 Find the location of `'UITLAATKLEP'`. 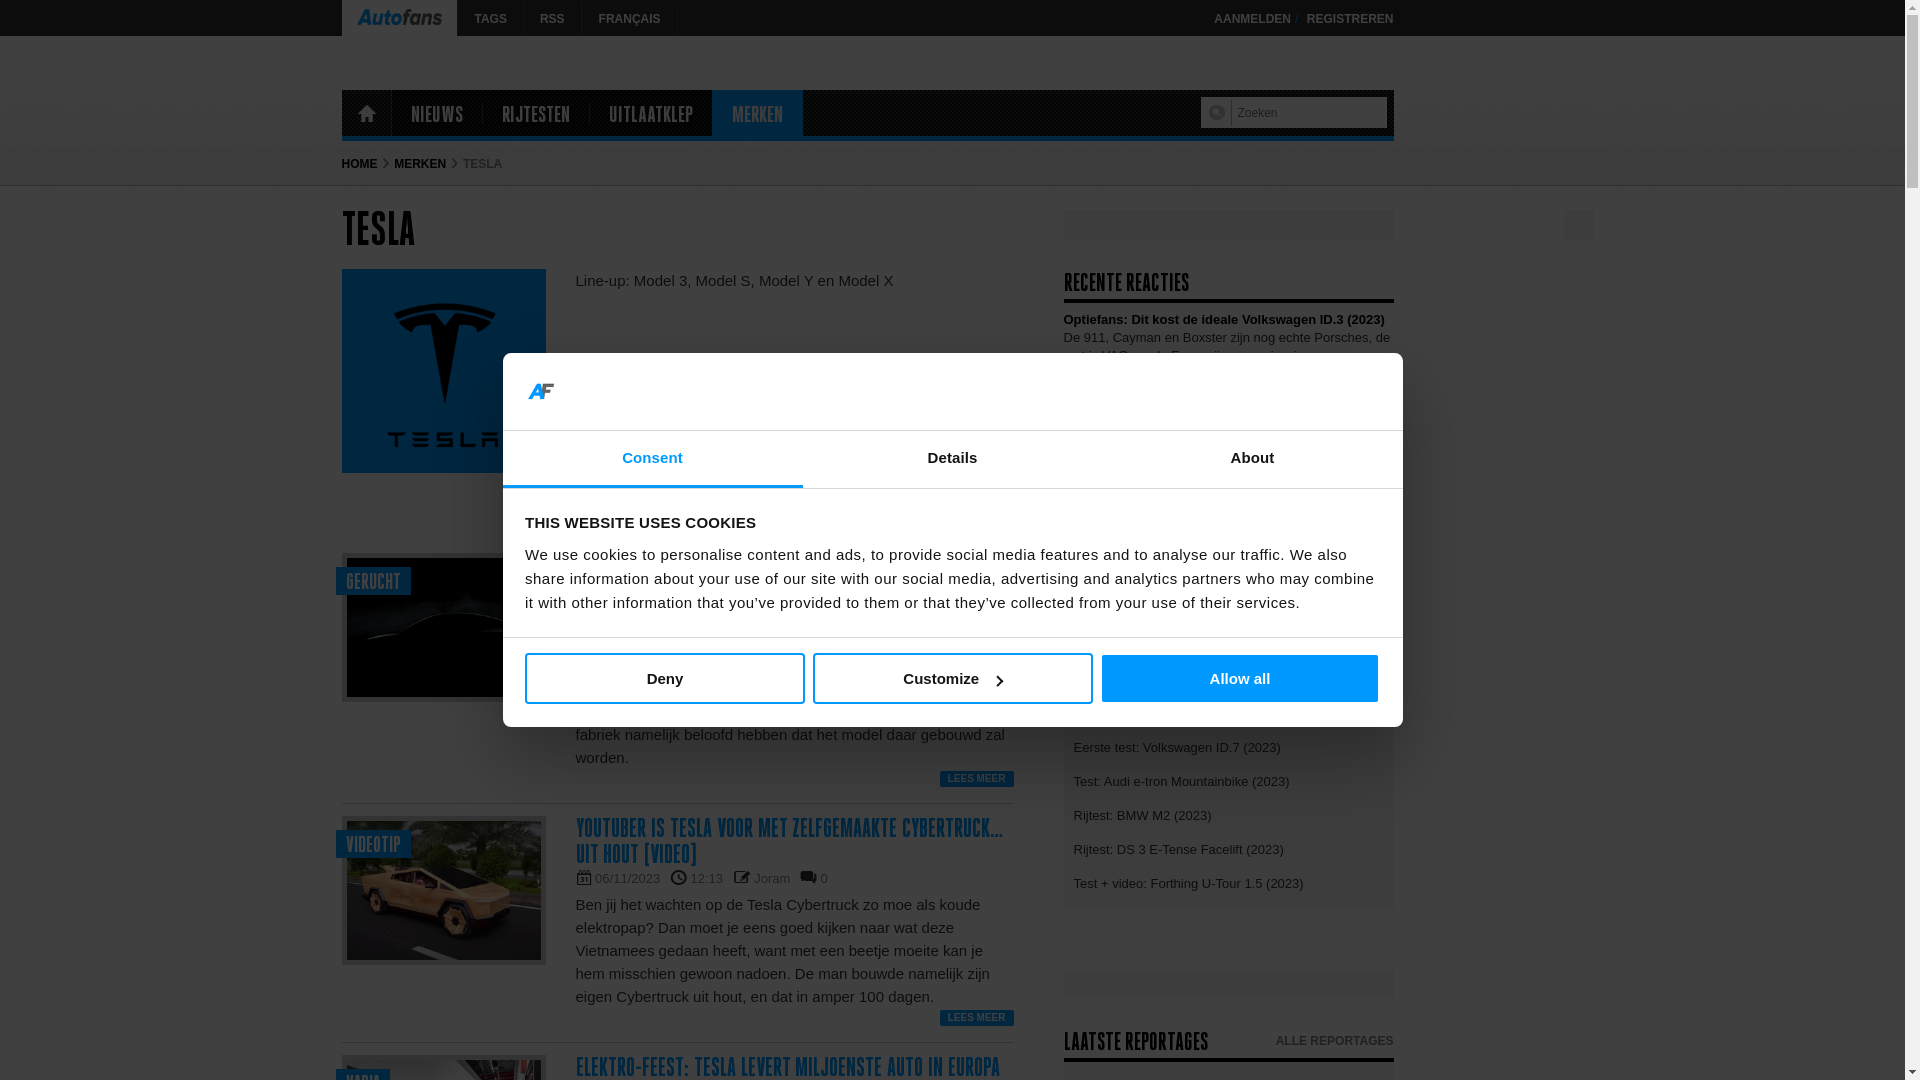

'UITLAATKLEP' is located at coordinates (589, 112).